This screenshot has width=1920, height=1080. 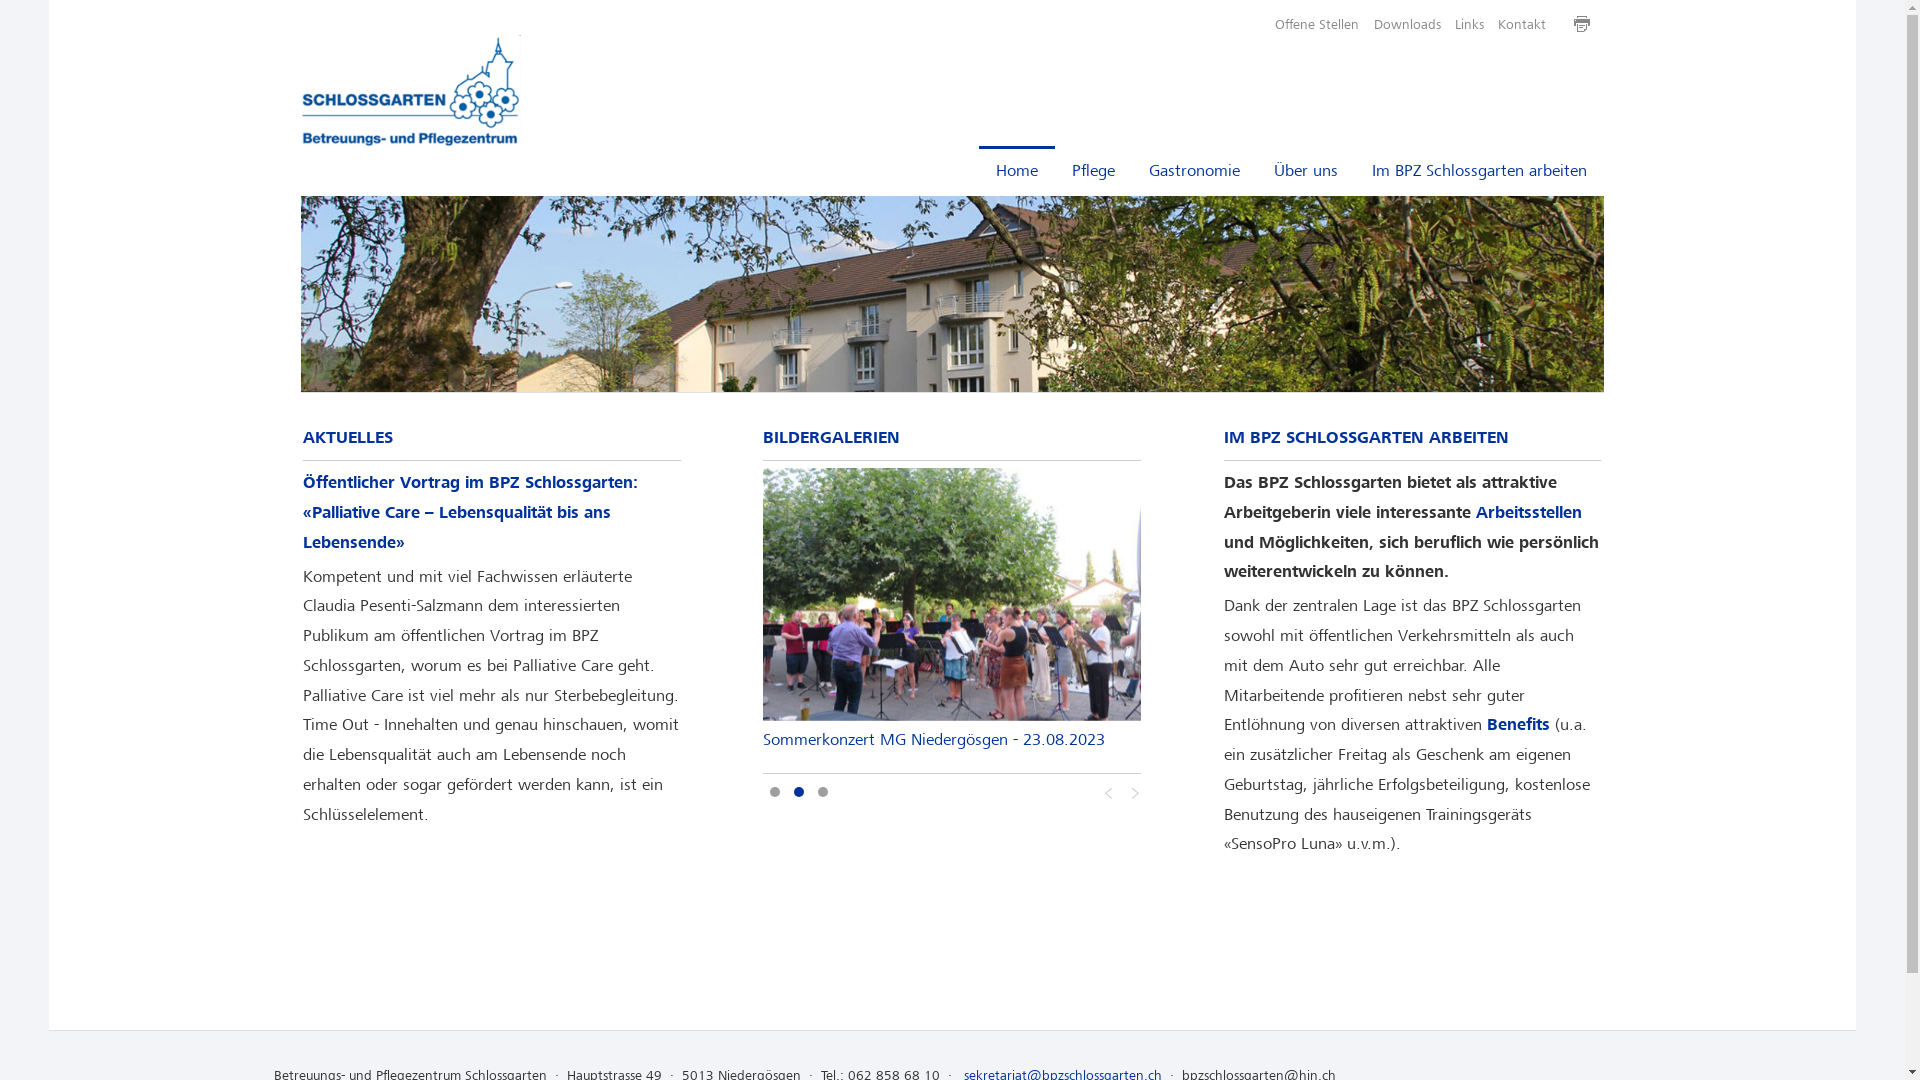 What do you see at coordinates (1017, 169) in the screenshot?
I see `'Home'` at bounding box center [1017, 169].